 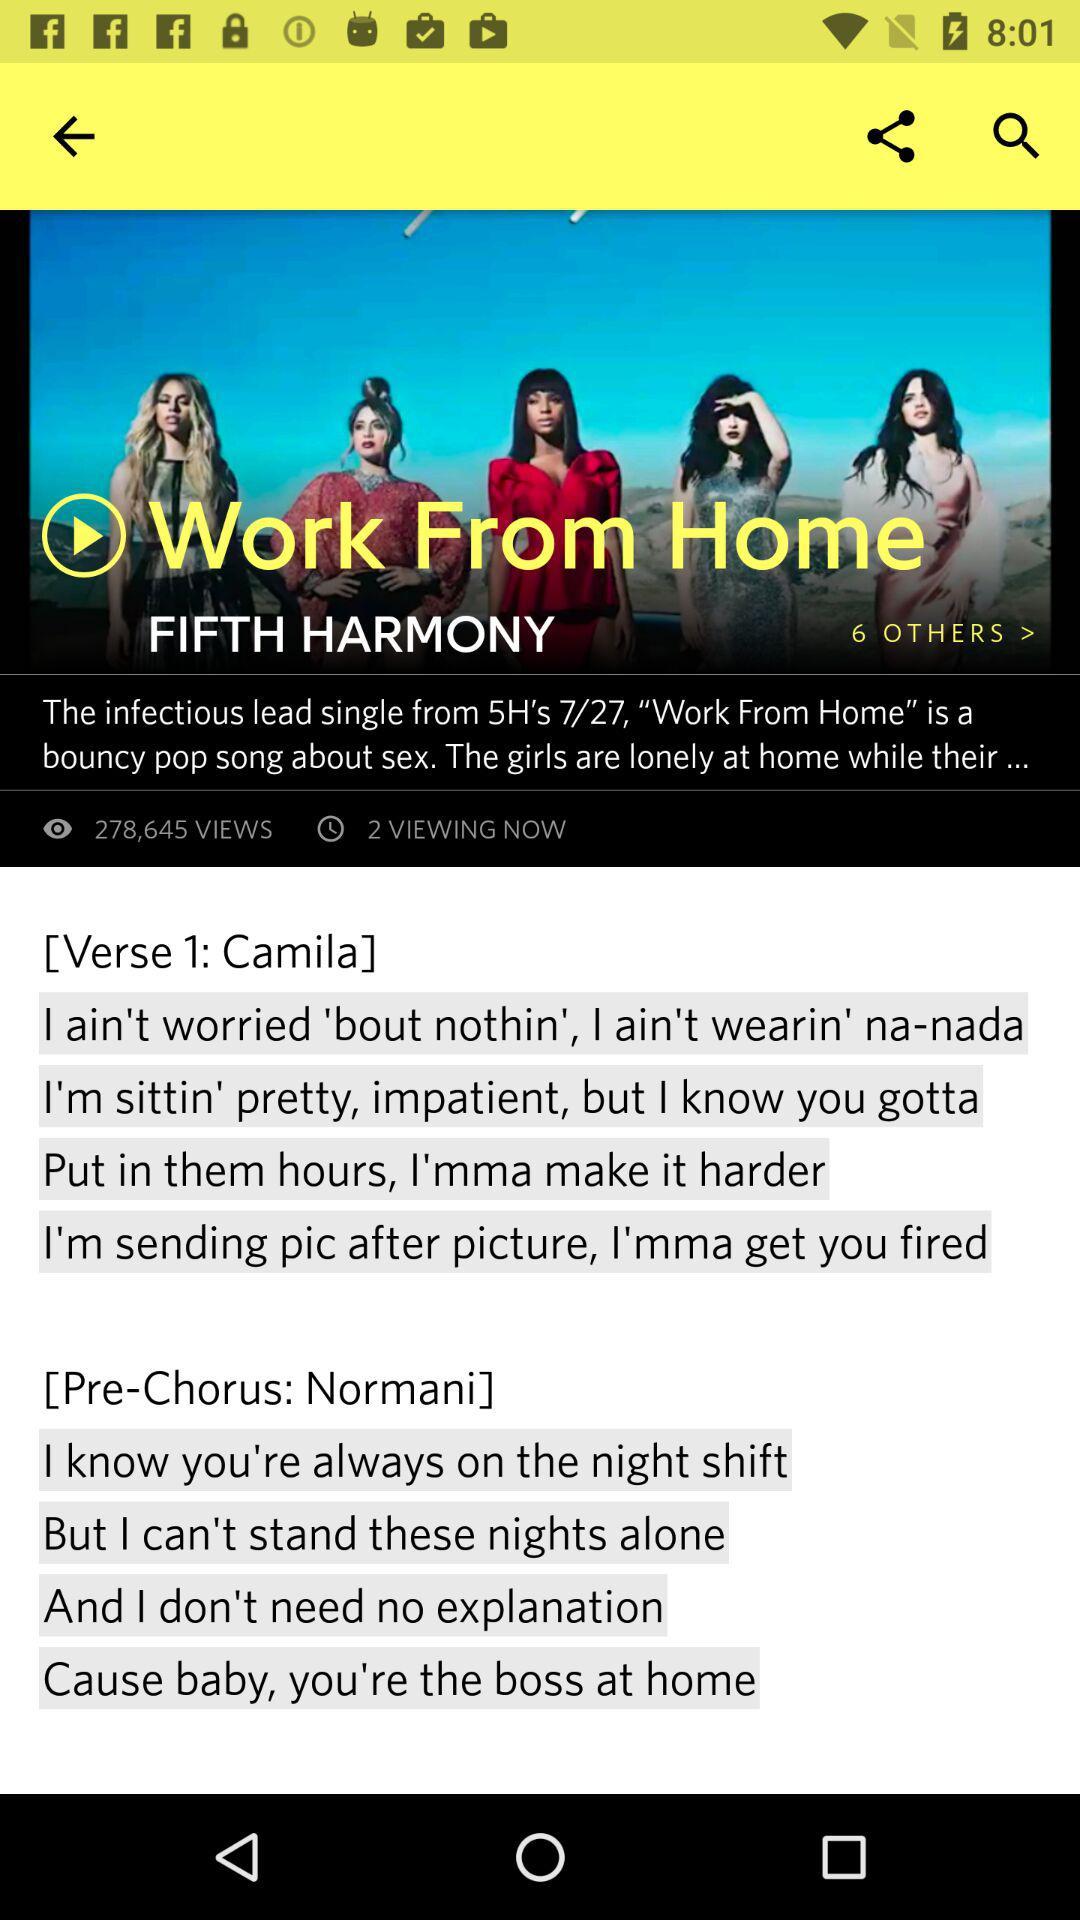 I want to click on play, so click(x=83, y=535).